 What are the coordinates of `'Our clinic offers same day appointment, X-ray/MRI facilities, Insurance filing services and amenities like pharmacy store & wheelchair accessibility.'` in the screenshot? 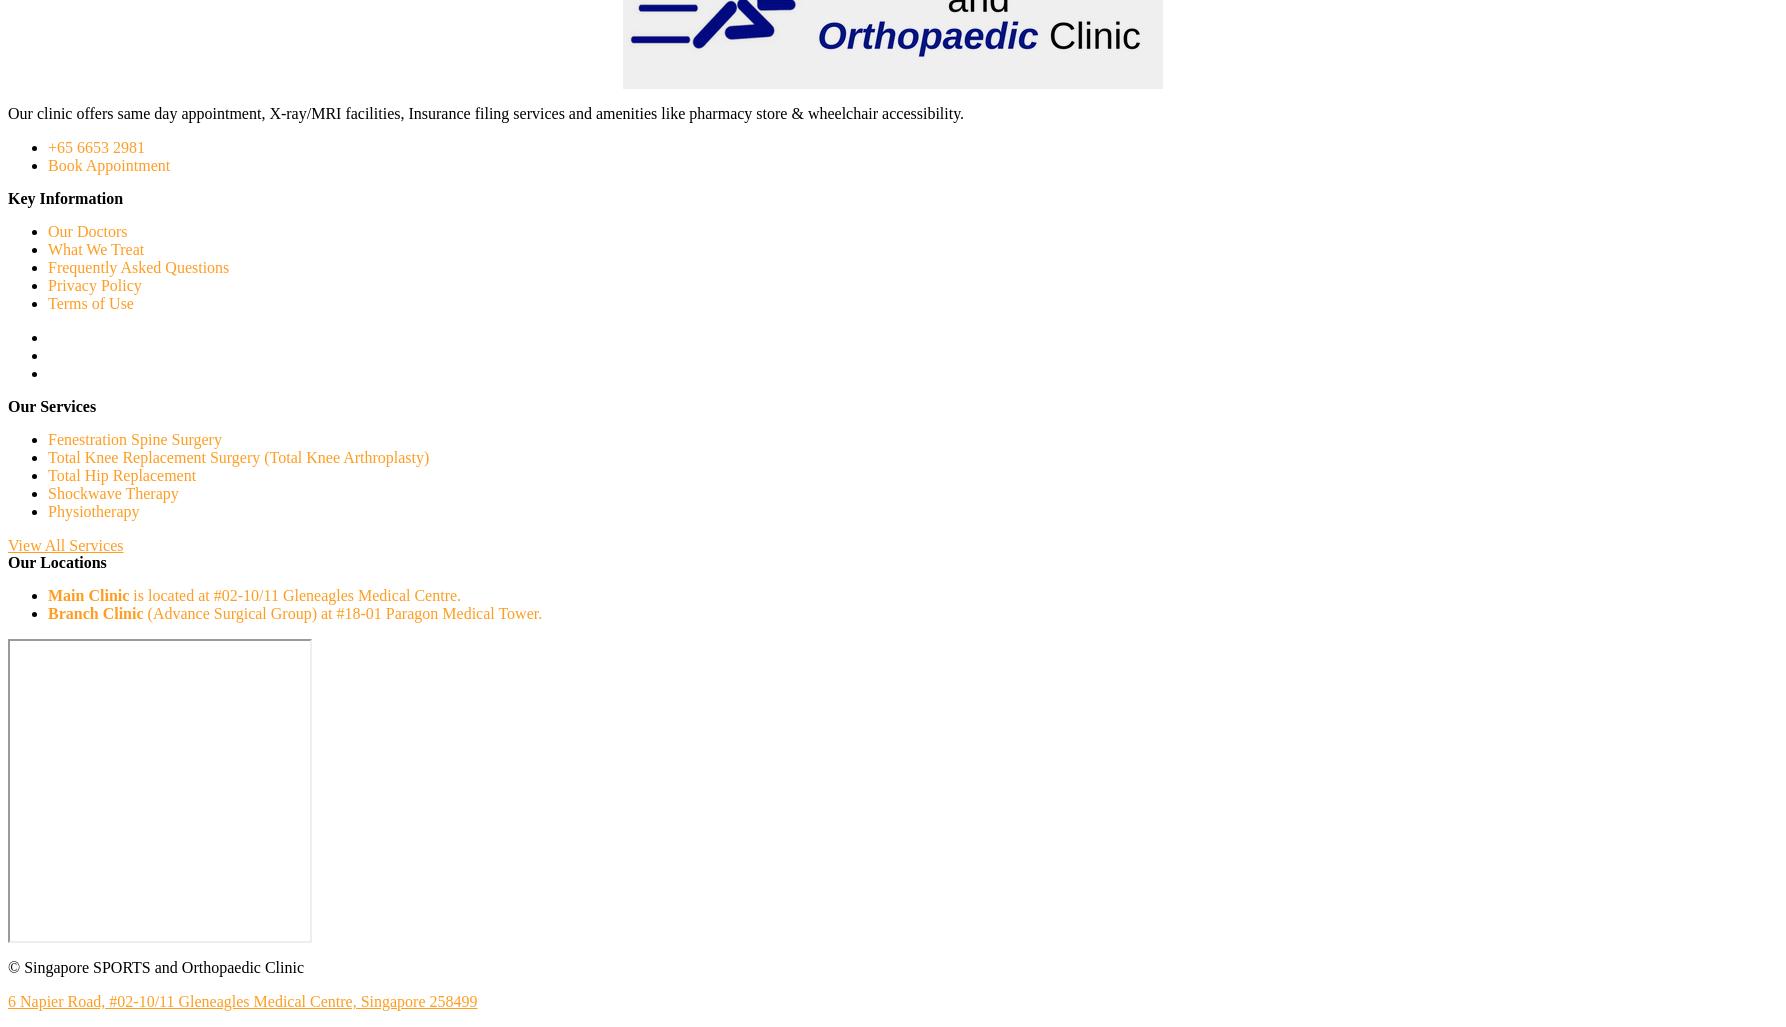 It's located at (484, 112).